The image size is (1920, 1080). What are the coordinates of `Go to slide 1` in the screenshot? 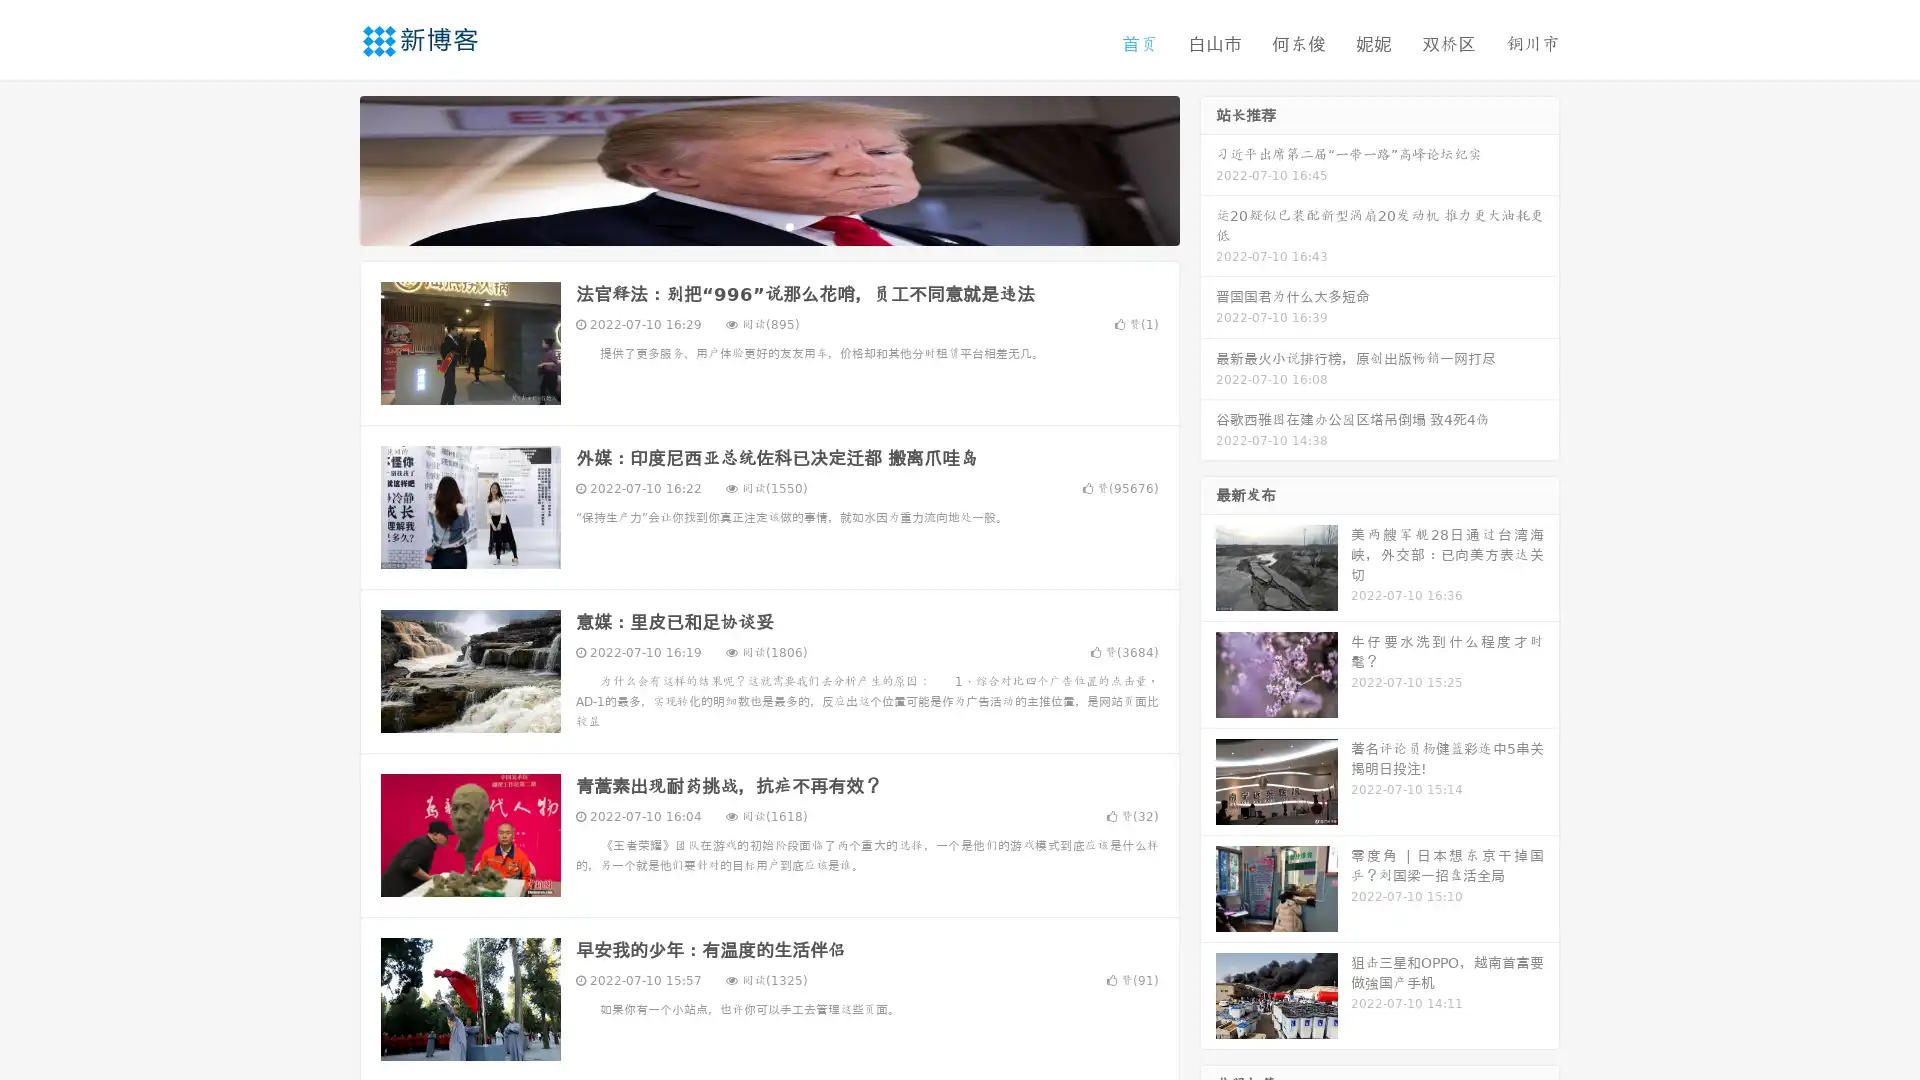 It's located at (748, 225).